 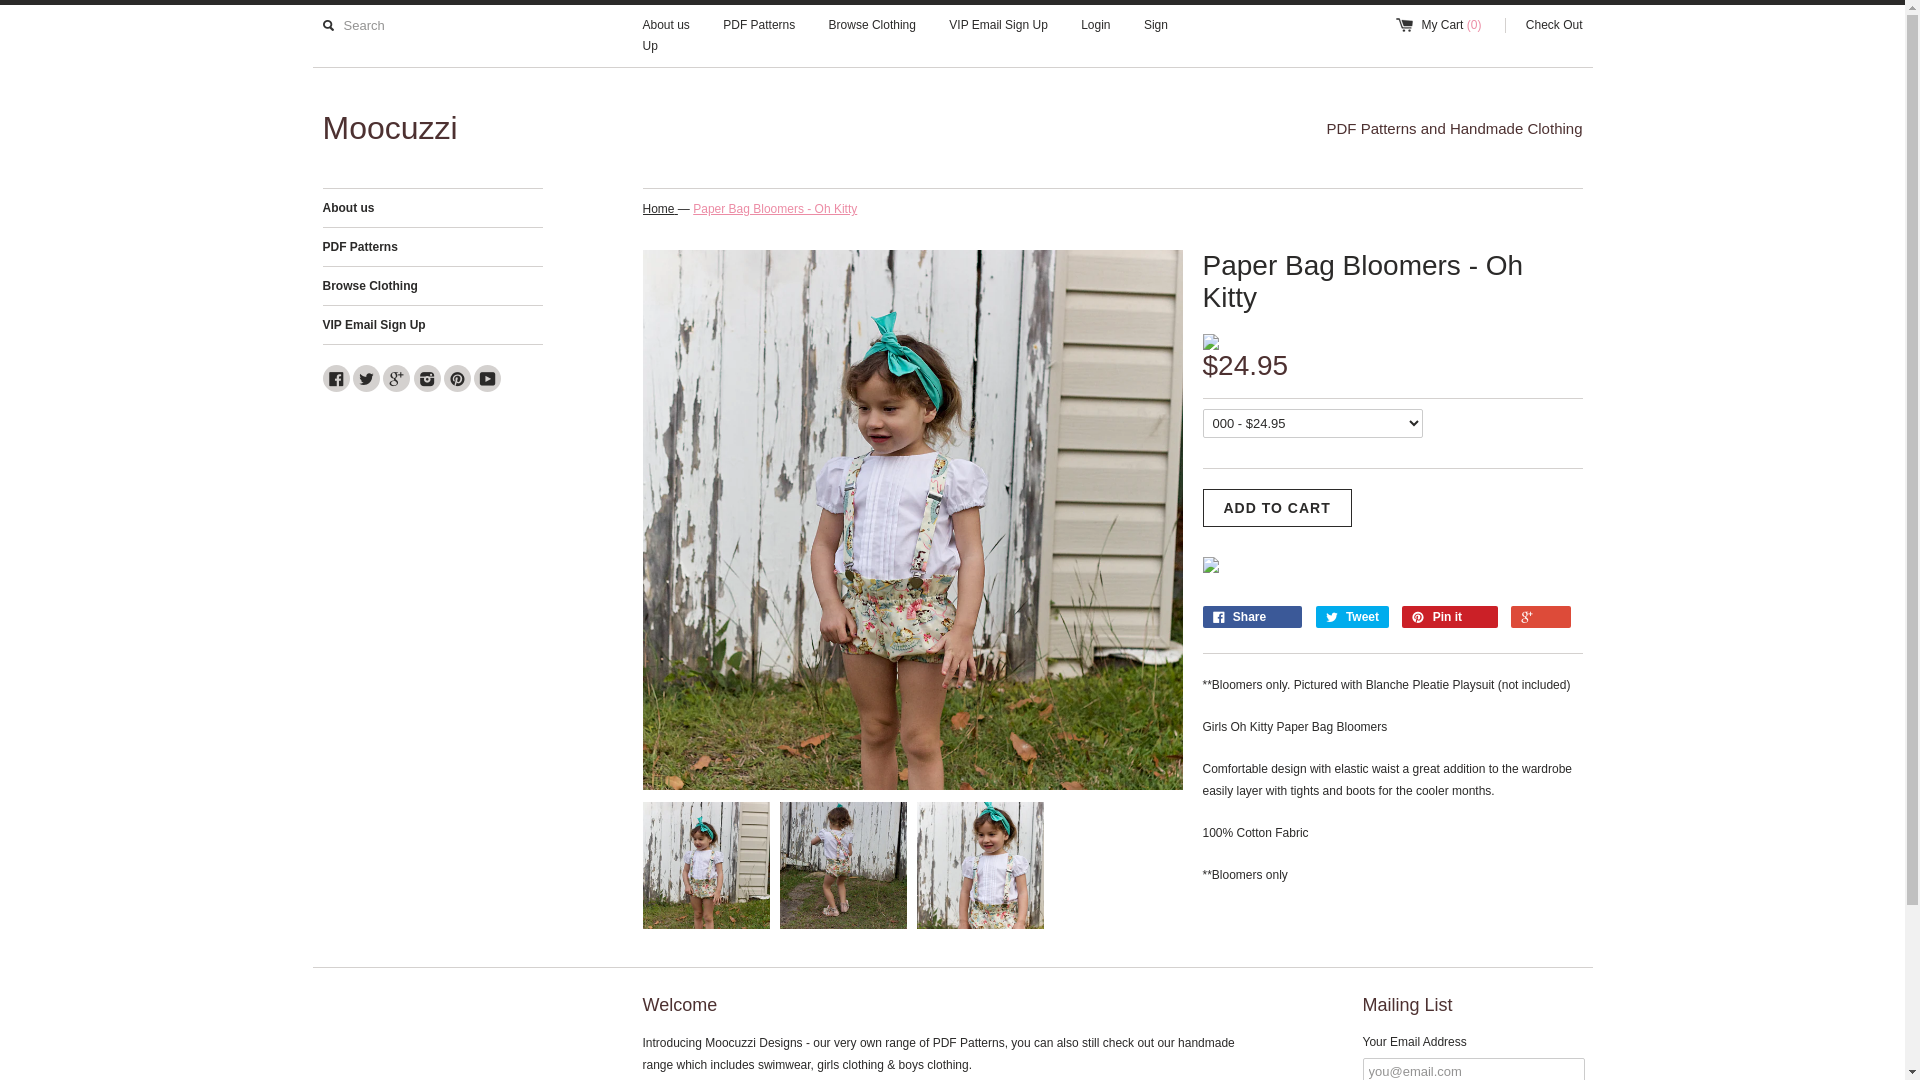 I want to click on 'Login', so click(x=1094, y=25).